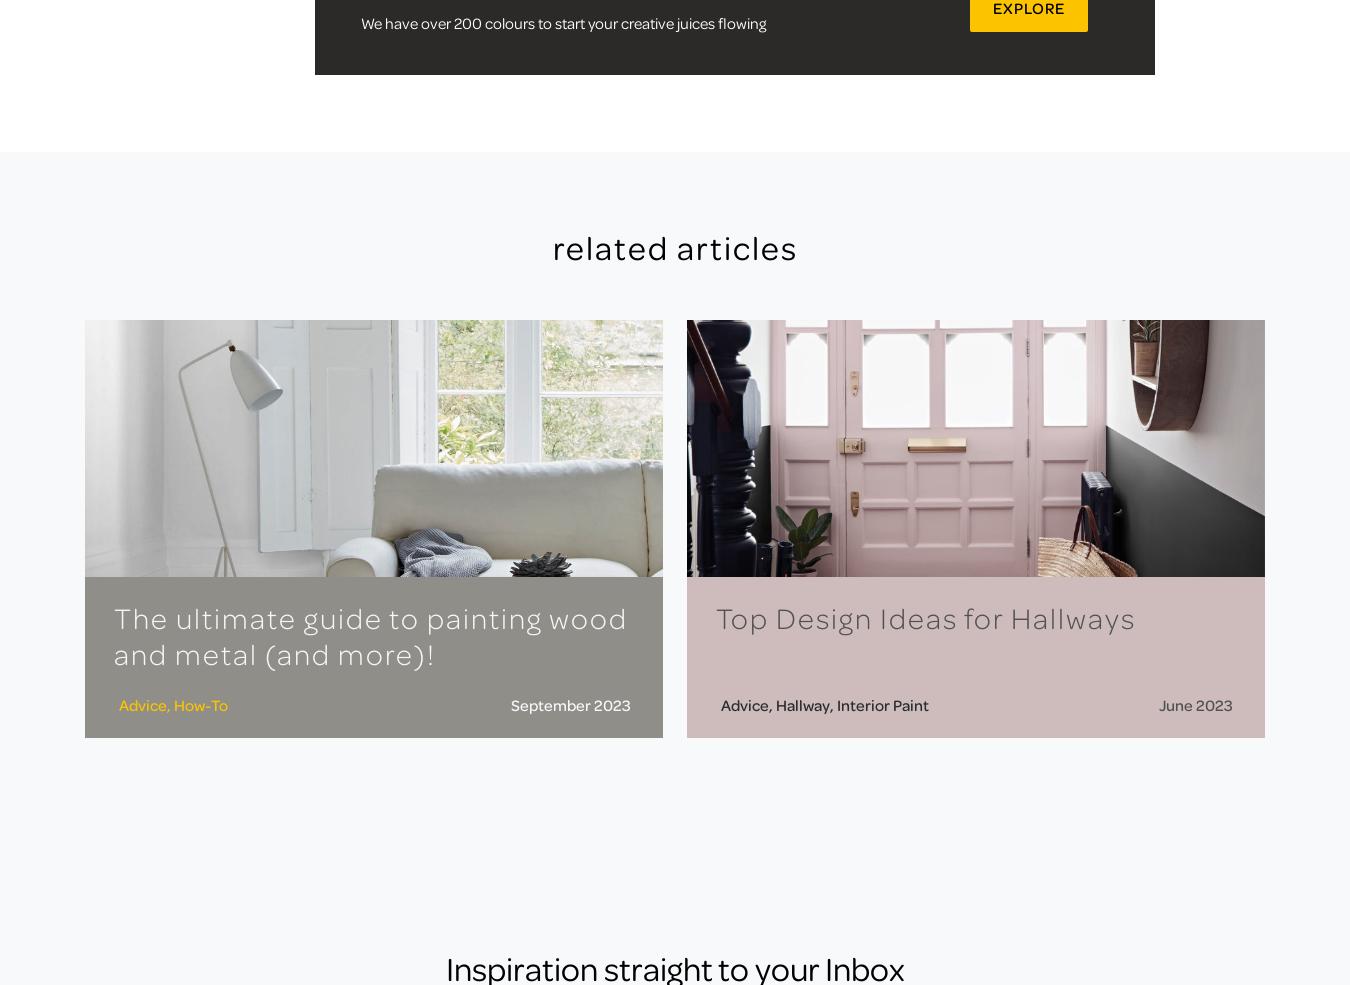 The height and width of the screenshot is (985, 1350). What do you see at coordinates (802, 703) in the screenshot?
I see `'Hallway'` at bounding box center [802, 703].